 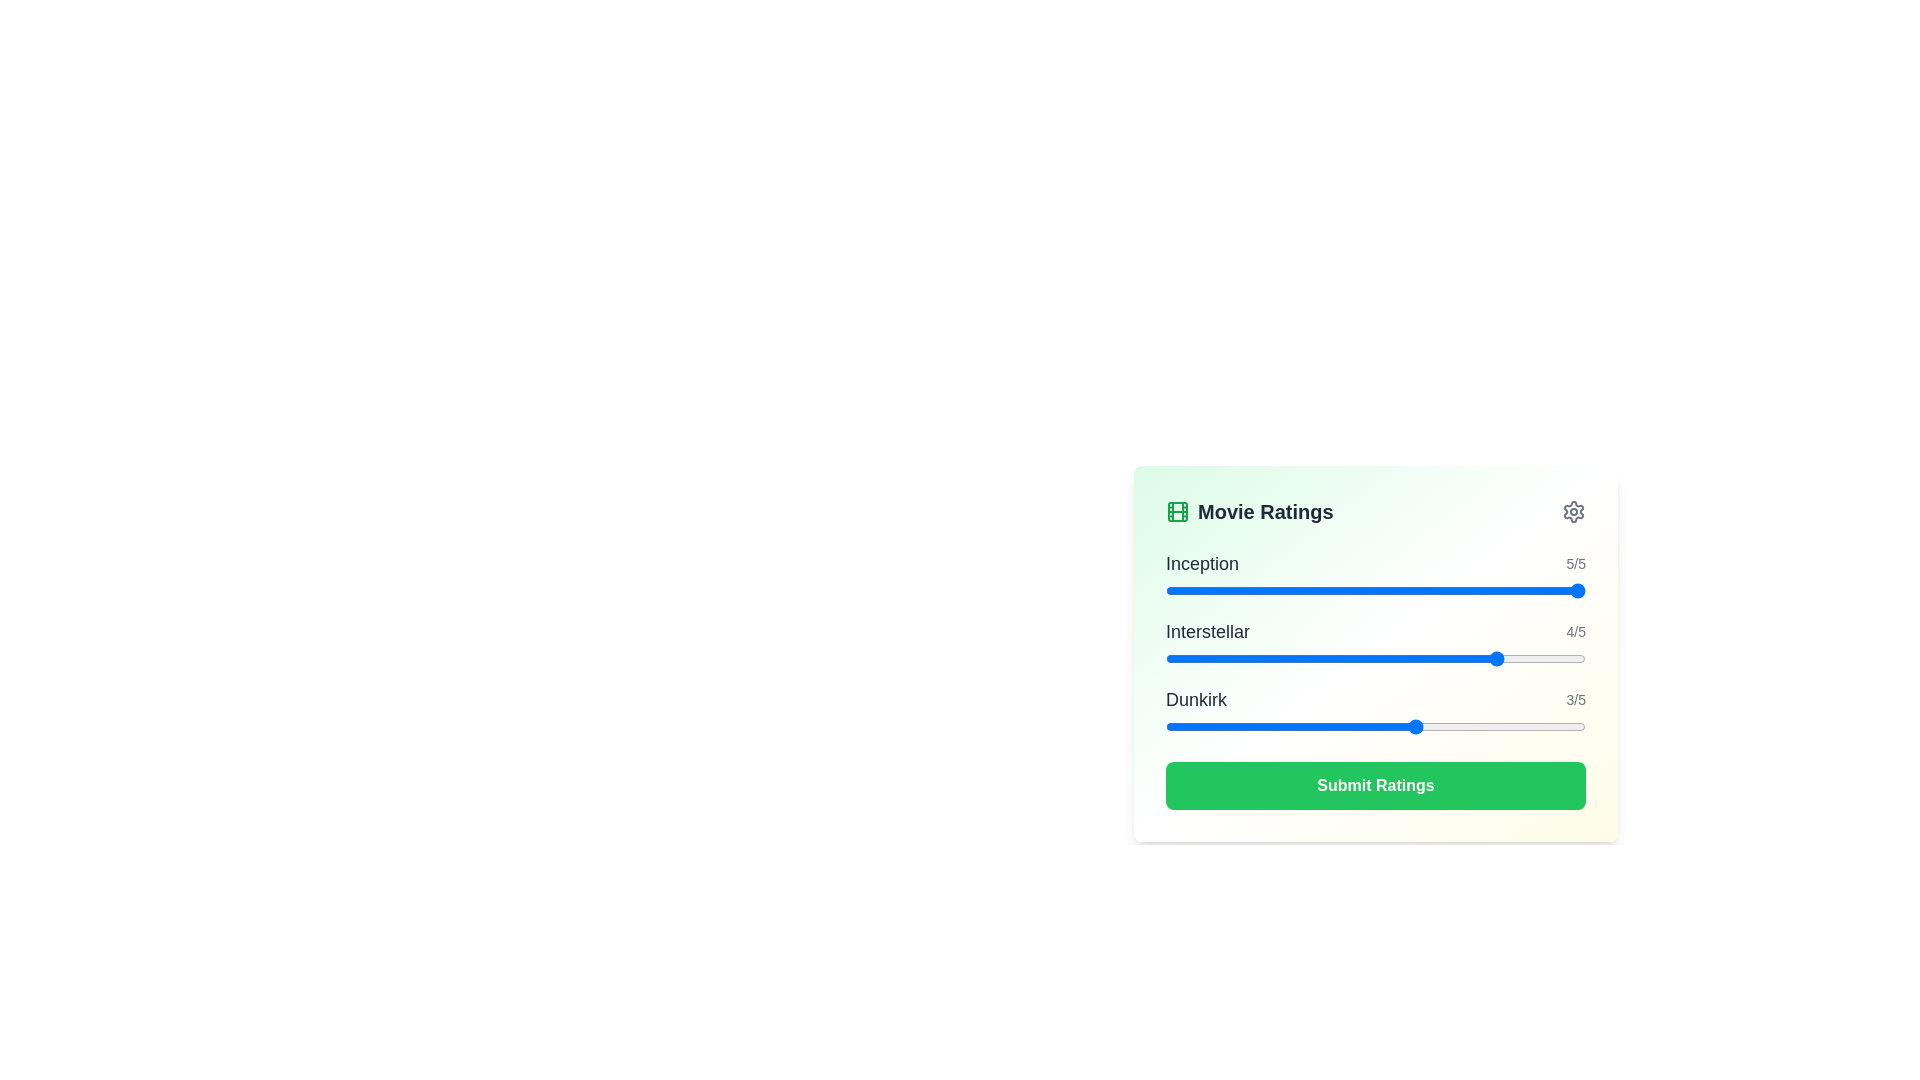 I want to click on the rating for 'Interstellar', so click(x=1248, y=659).